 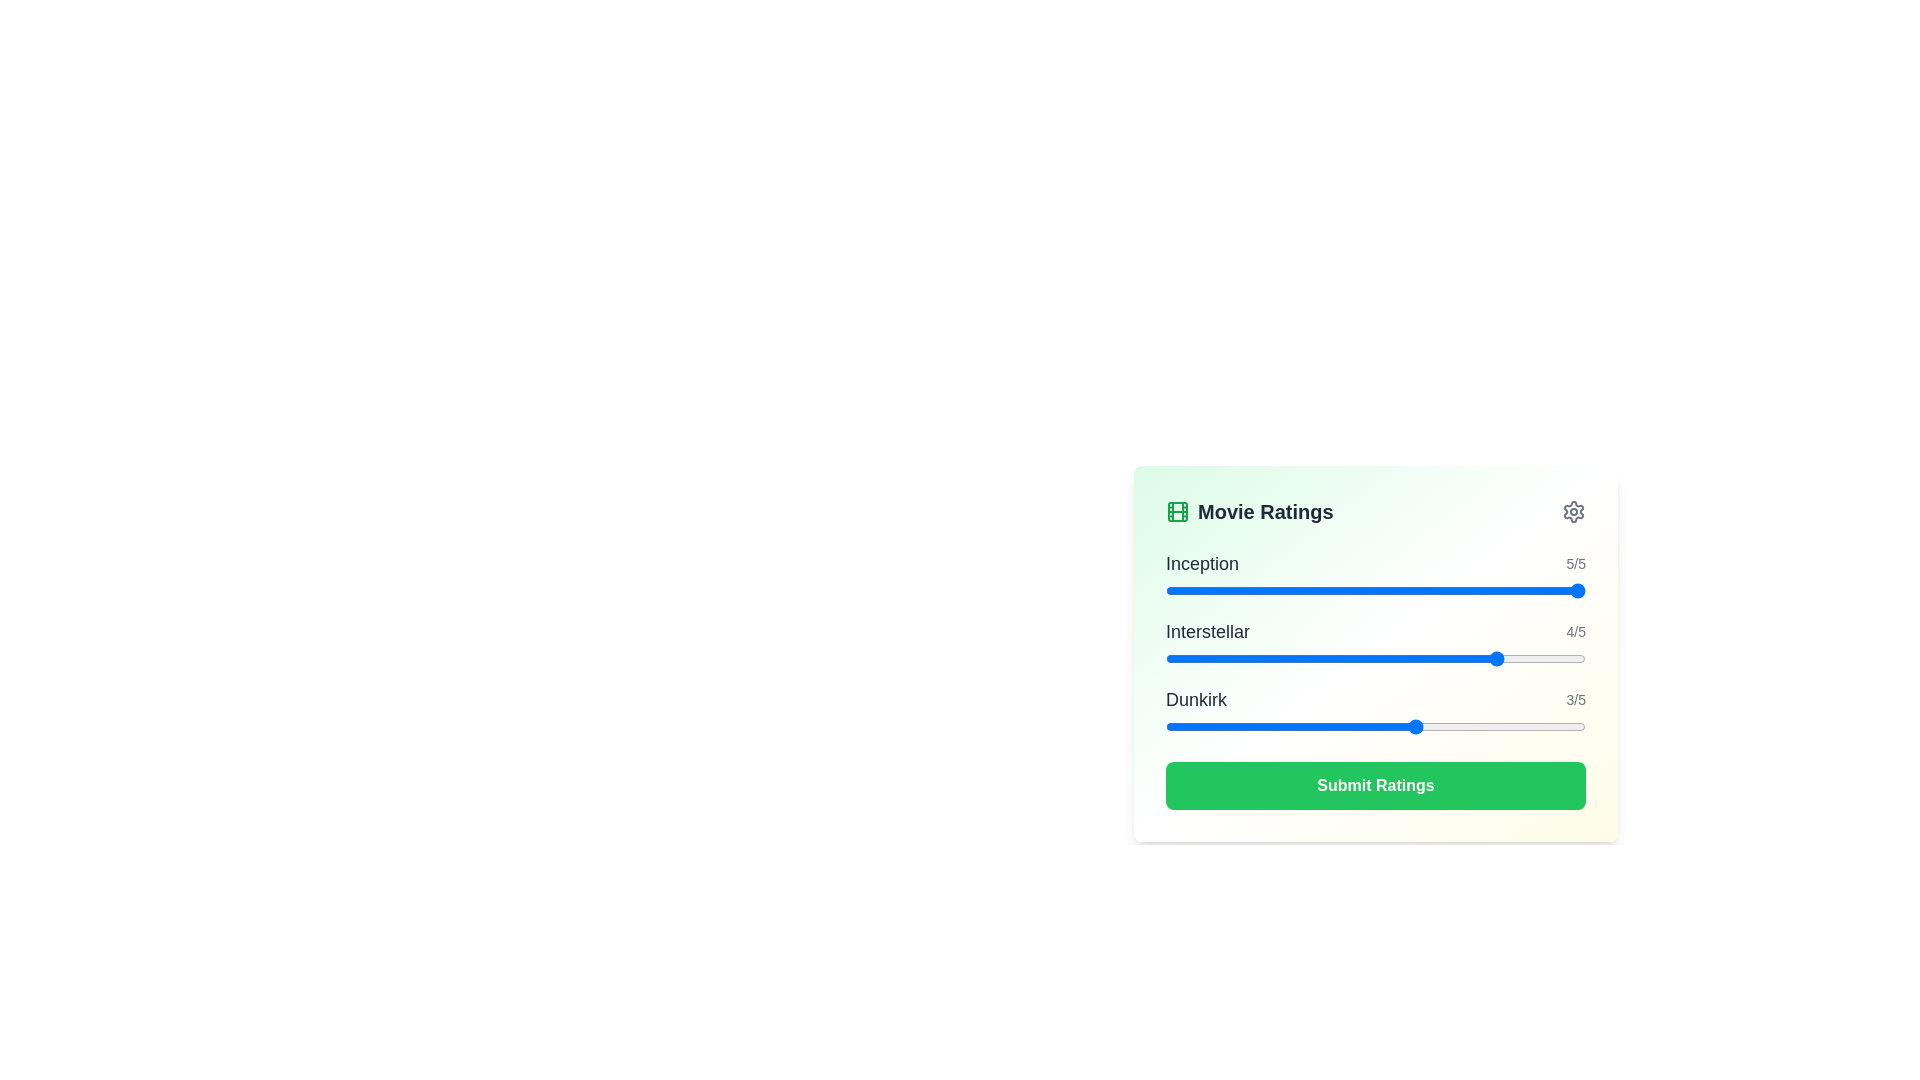 I want to click on the rating for 'Interstellar', so click(x=1248, y=659).